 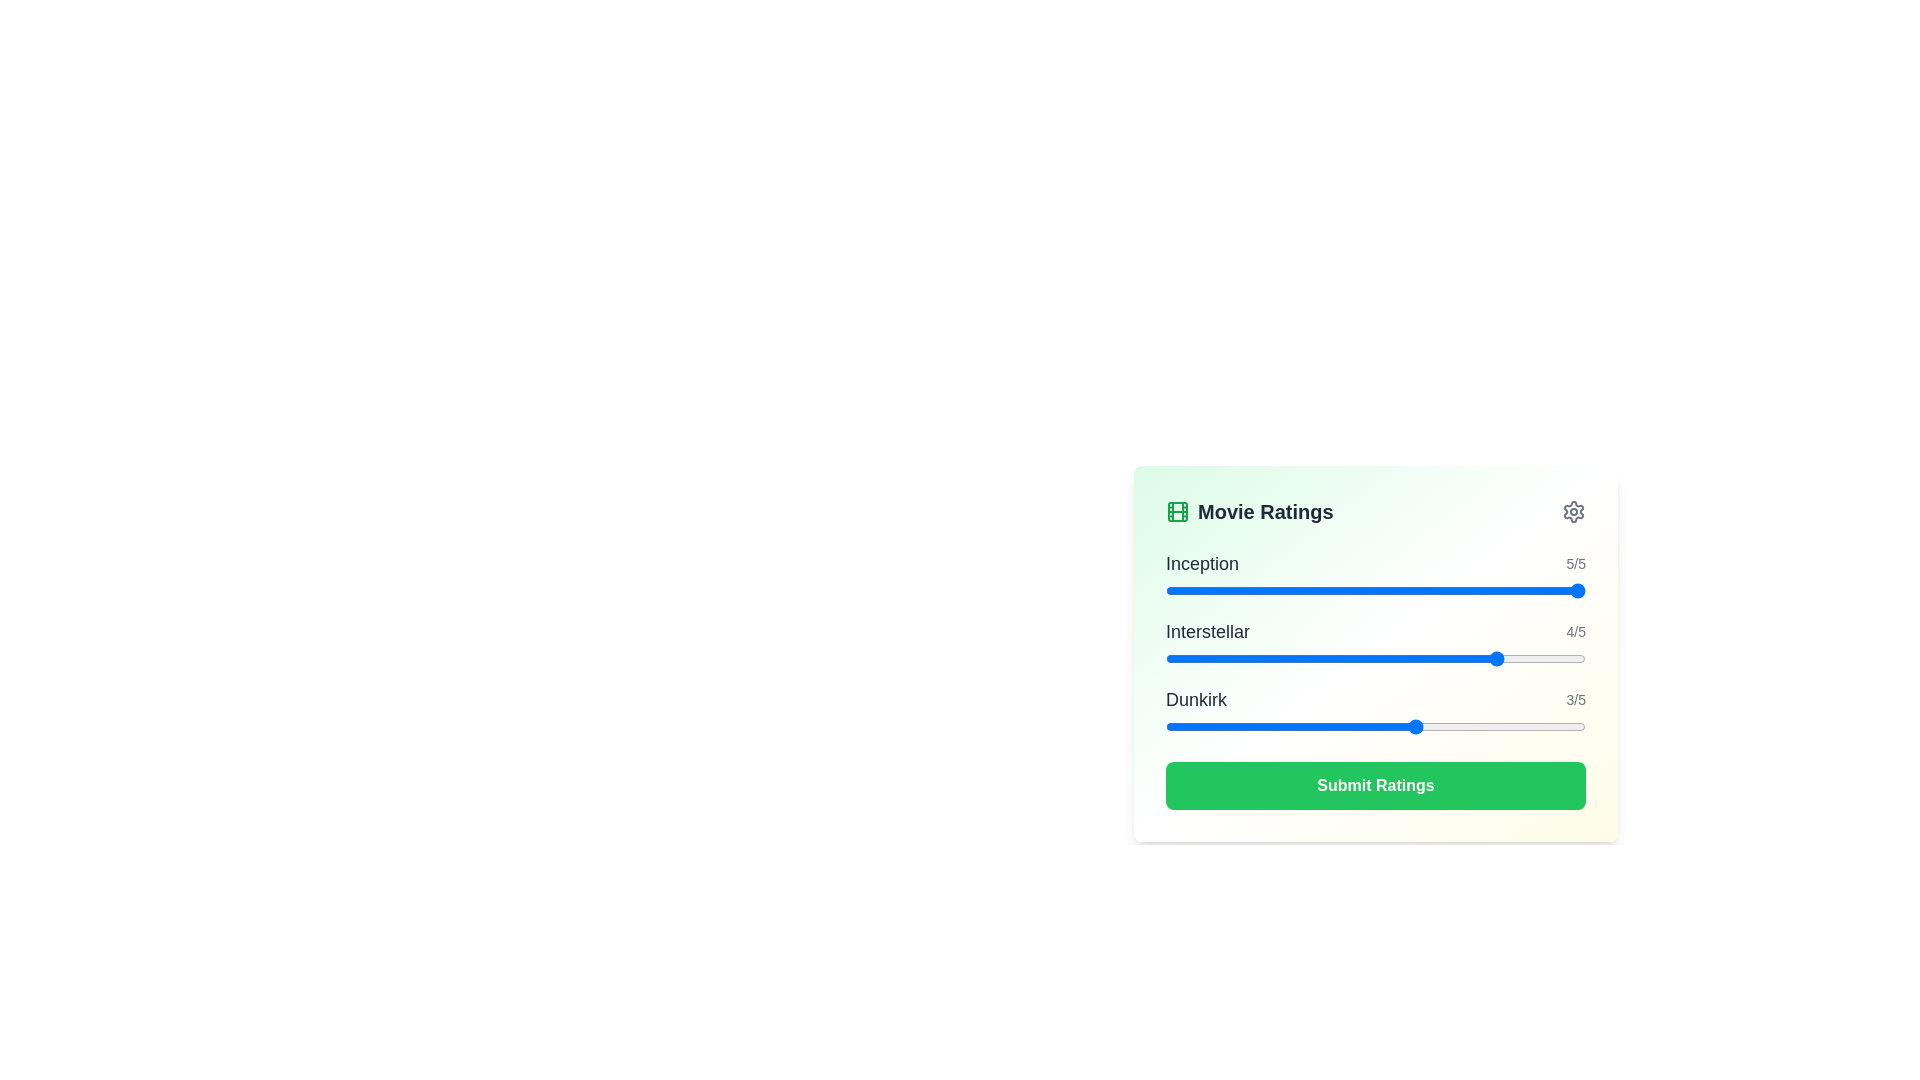 I want to click on the rating for 'Interstellar', so click(x=1248, y=659).